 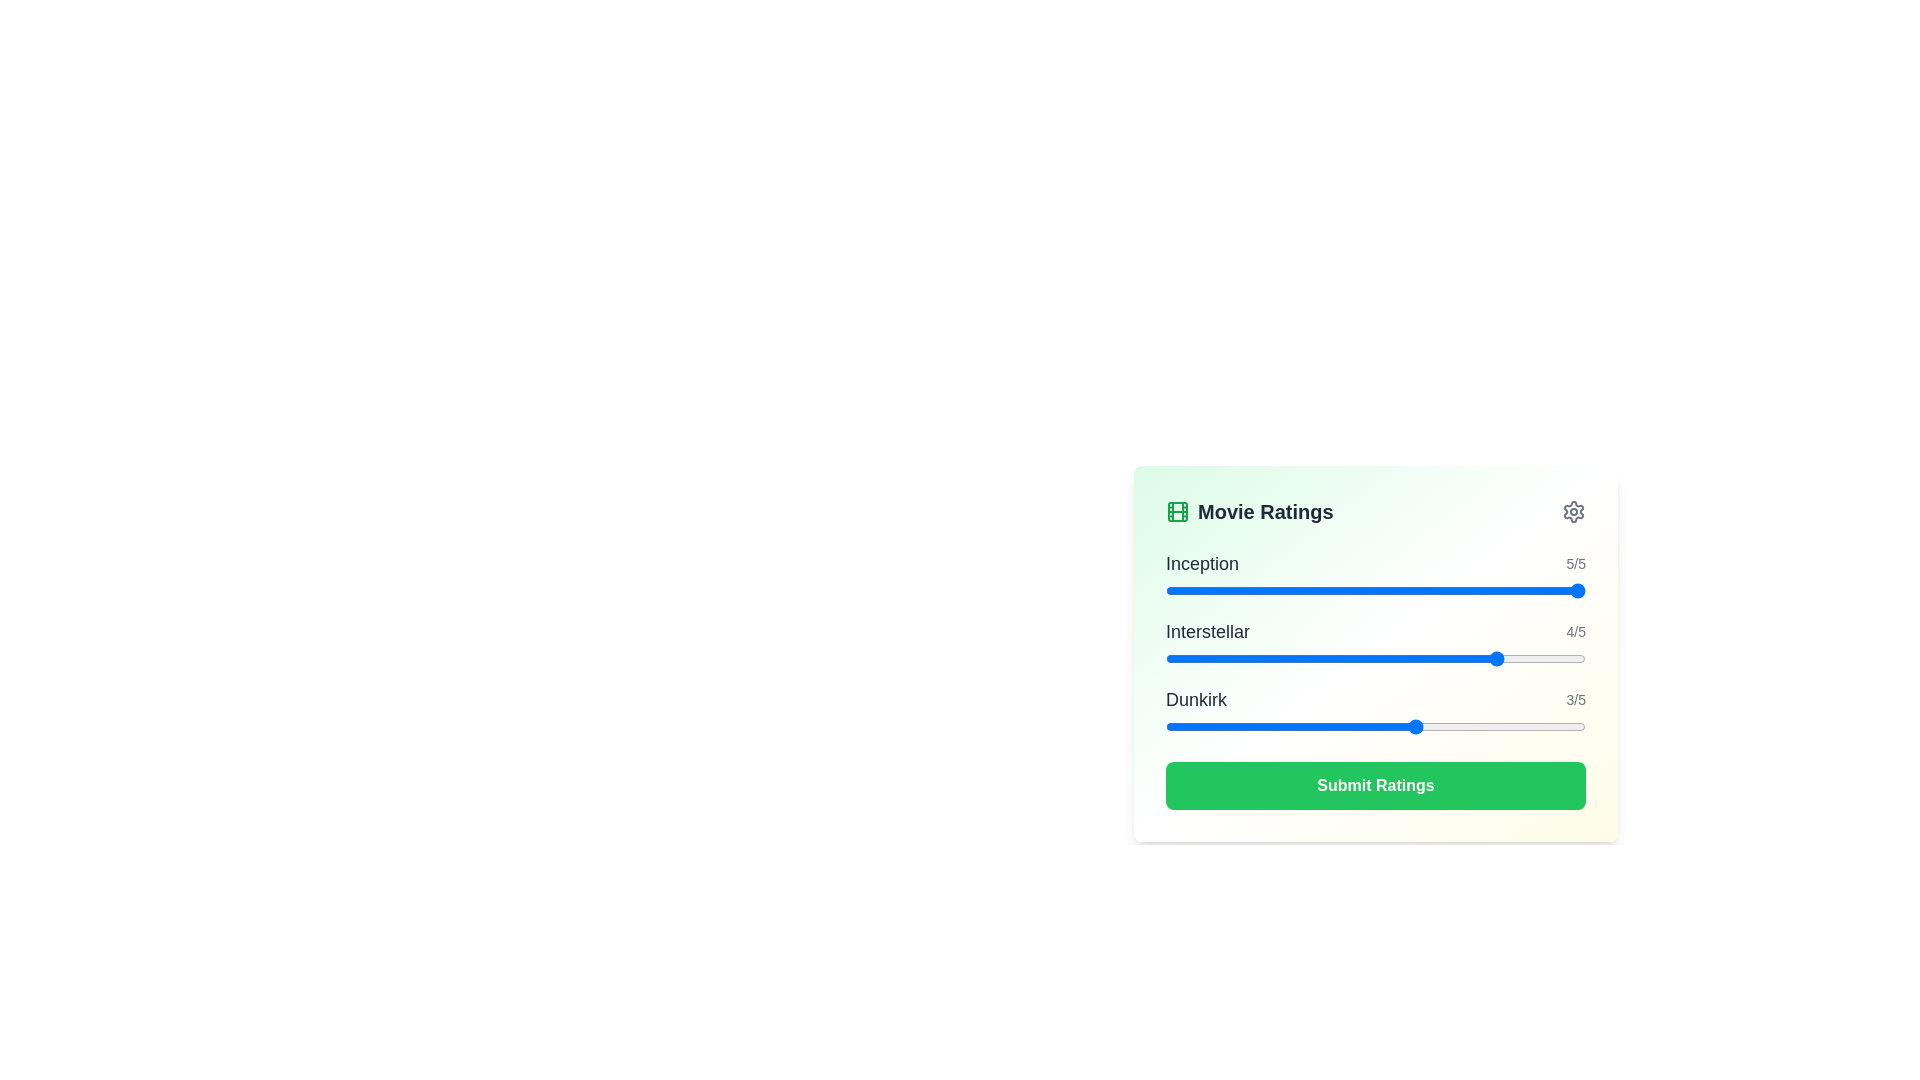 I want to click on the rating for 'Interstellar', so click(x=1248, y=659).